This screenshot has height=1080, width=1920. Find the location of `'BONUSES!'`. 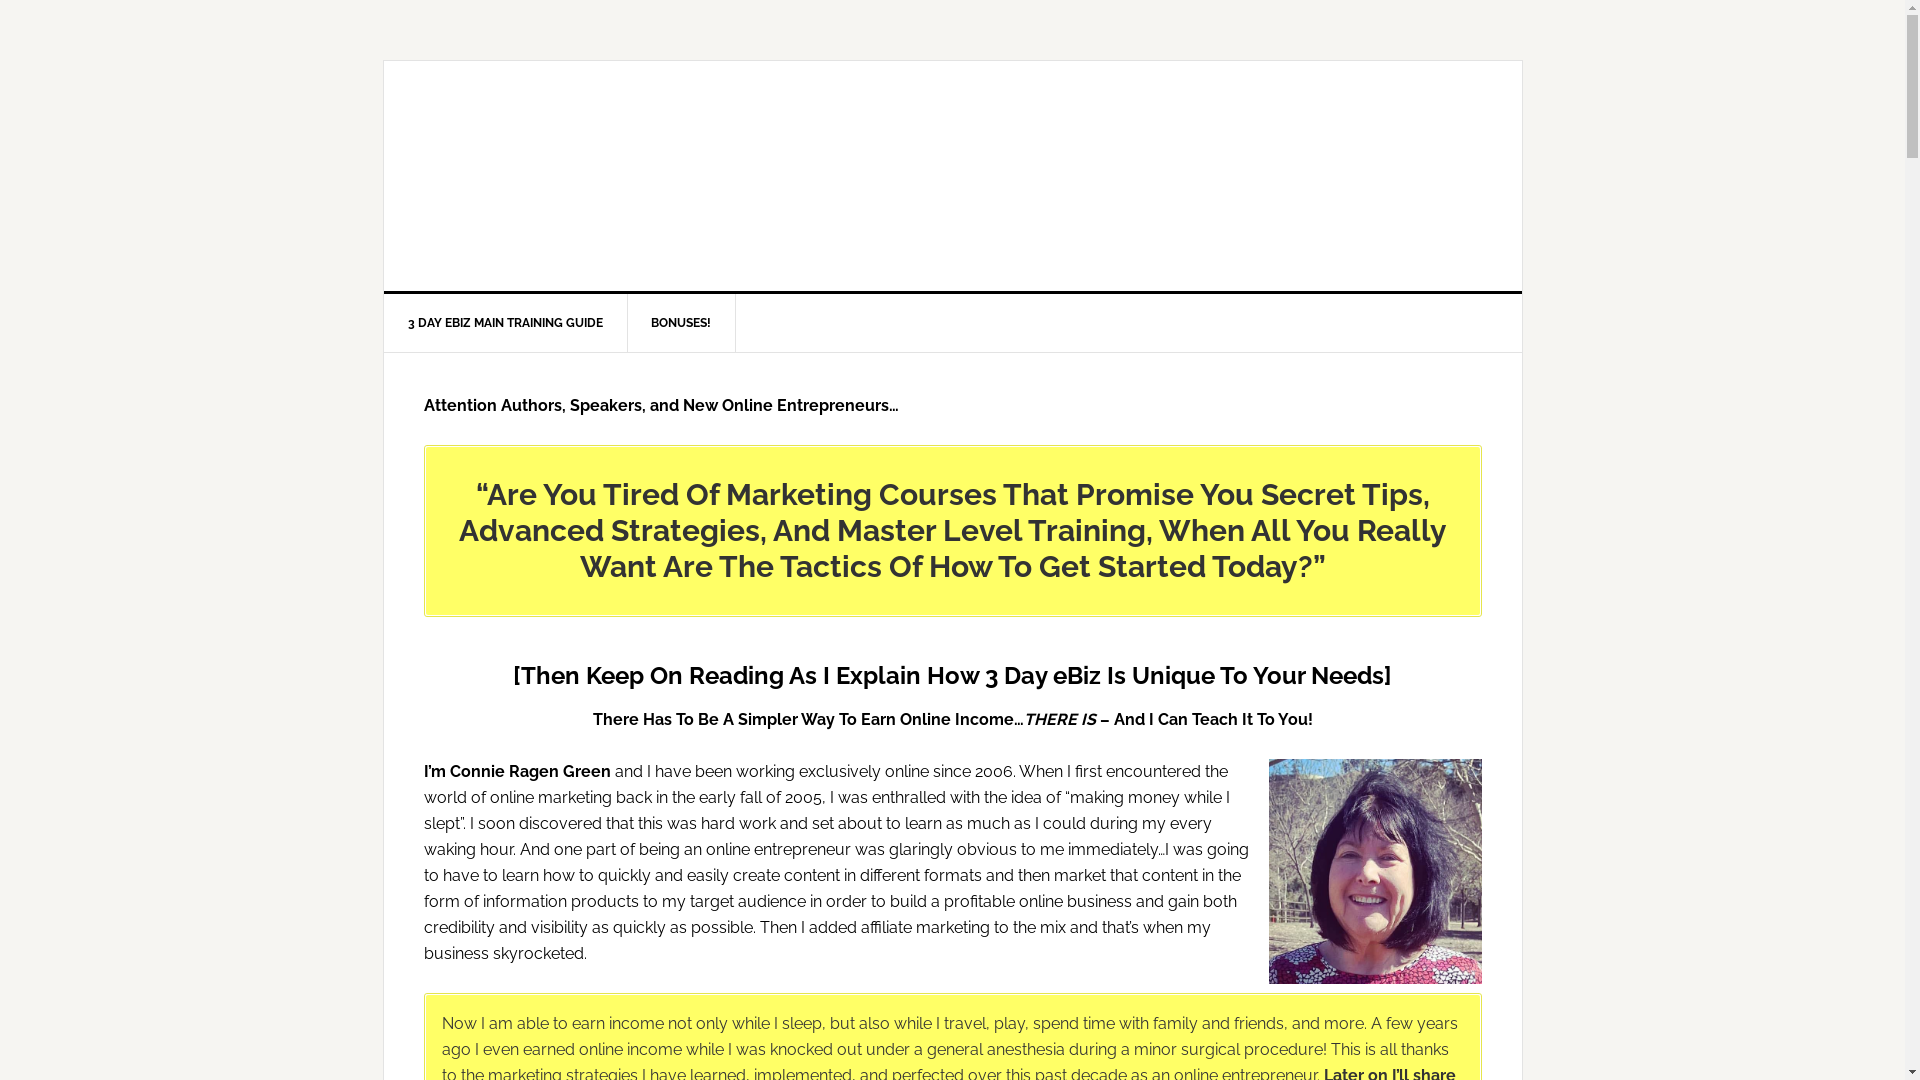

'BONUSES!' is located at coordinates (680, 322).